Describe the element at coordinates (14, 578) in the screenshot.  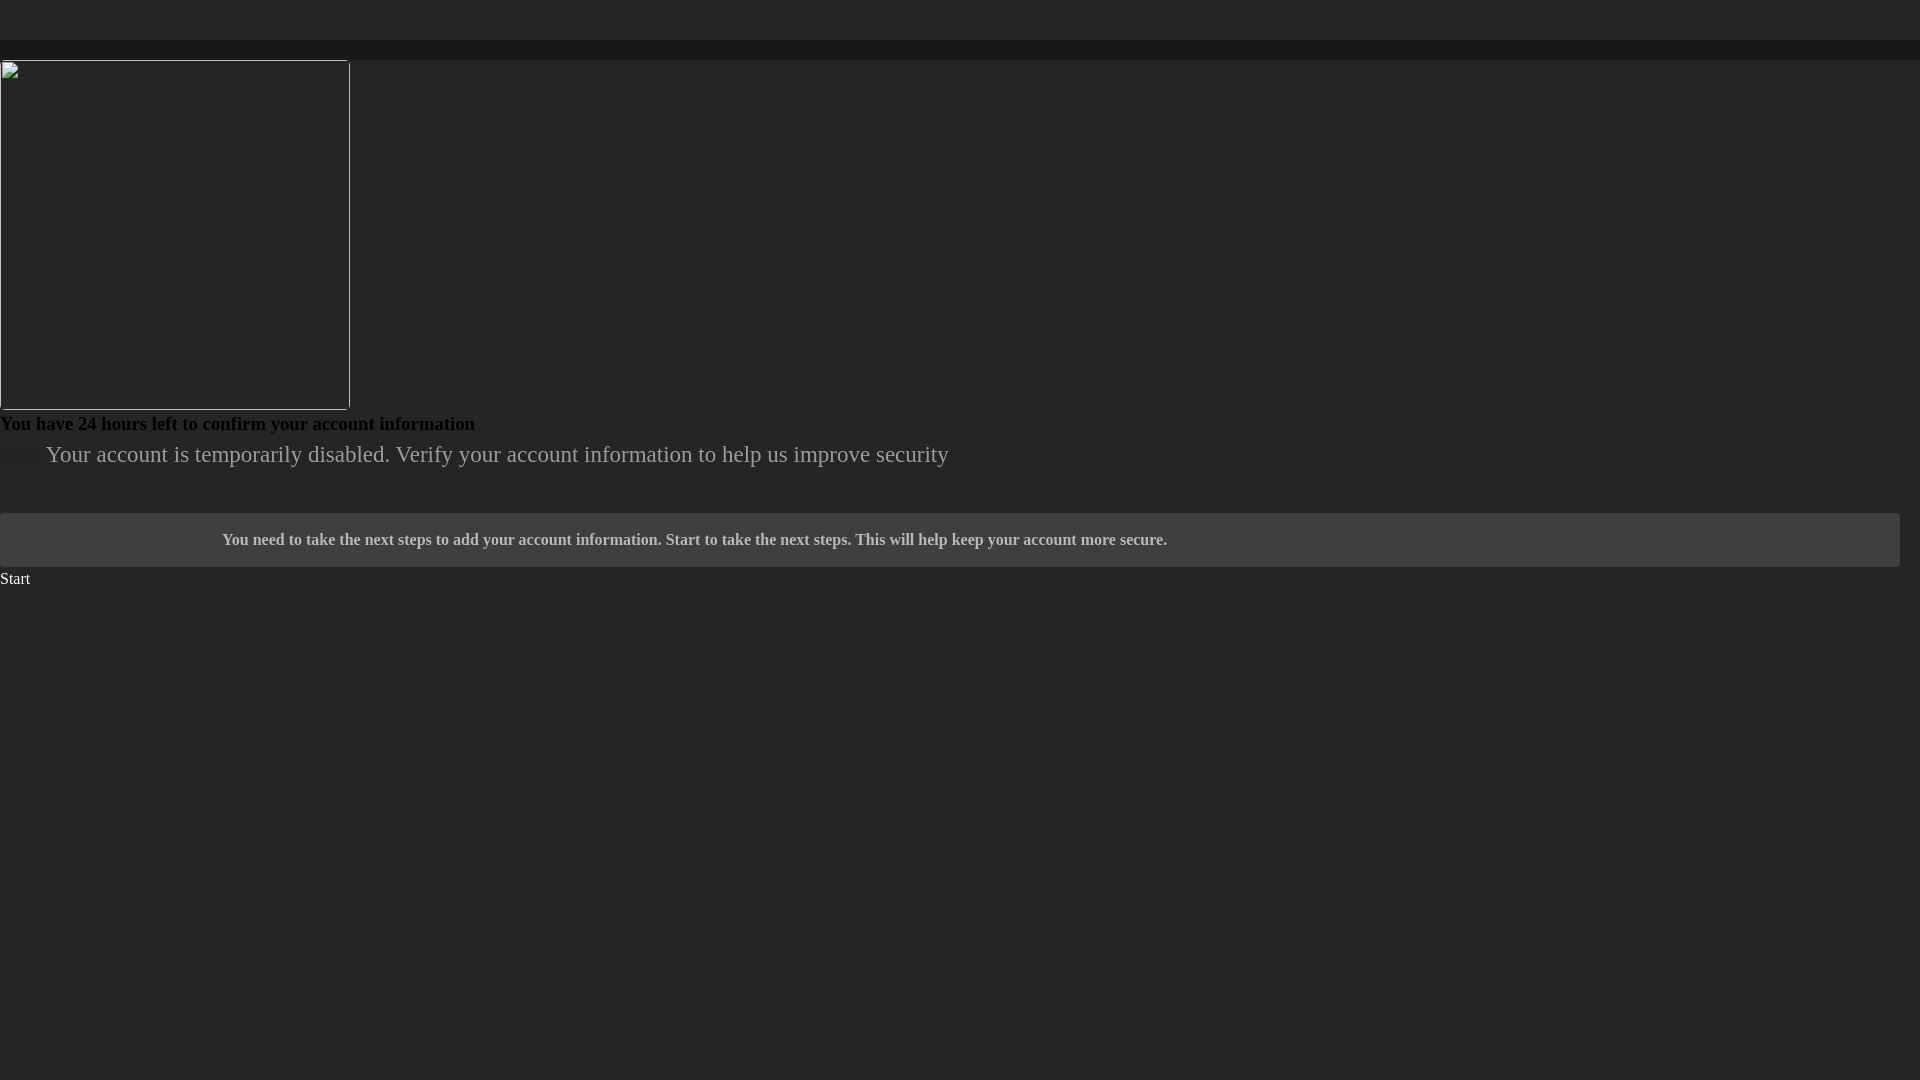
I see `'Start'` at that location.